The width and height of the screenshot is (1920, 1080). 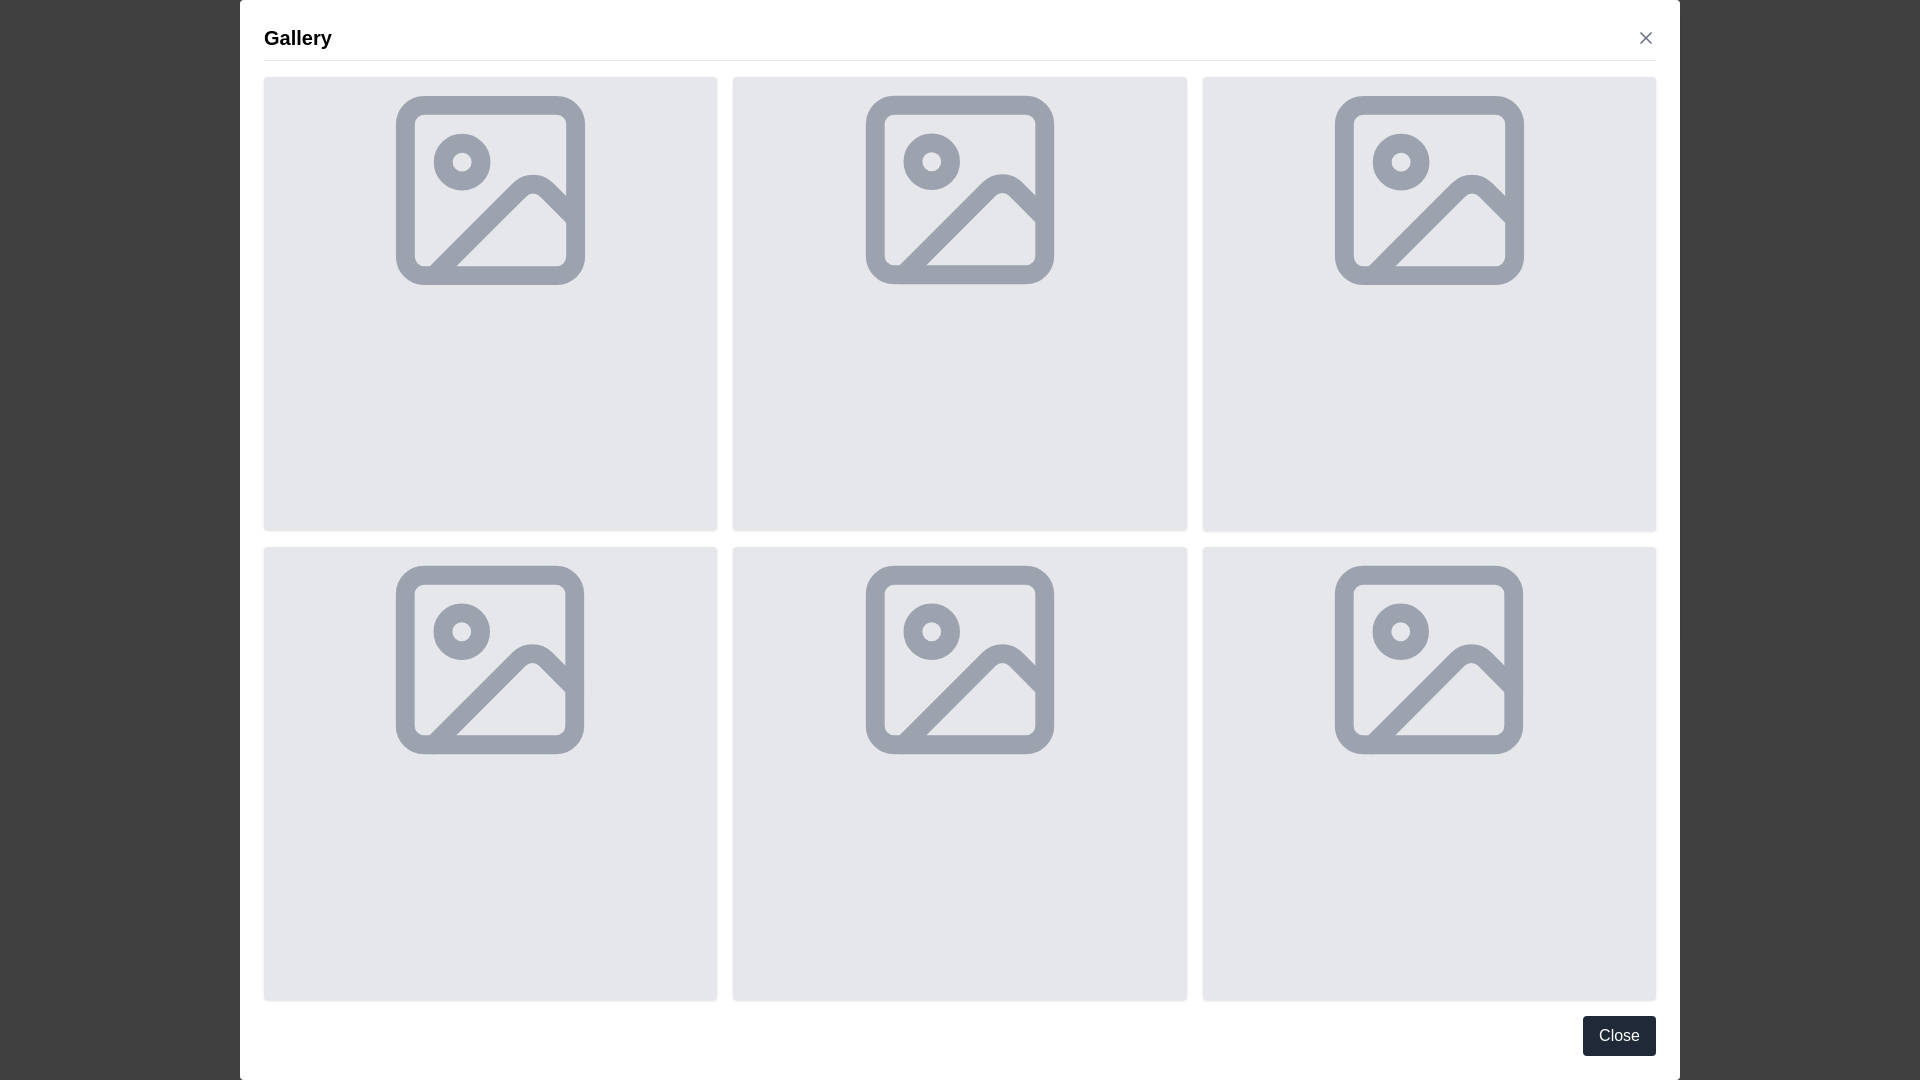 I want to click on the Decorative Circle, which is a small circular shape with a solid outline located in the top-left corner of the first square icon in the gallery grid, so click(x=461, y=161).